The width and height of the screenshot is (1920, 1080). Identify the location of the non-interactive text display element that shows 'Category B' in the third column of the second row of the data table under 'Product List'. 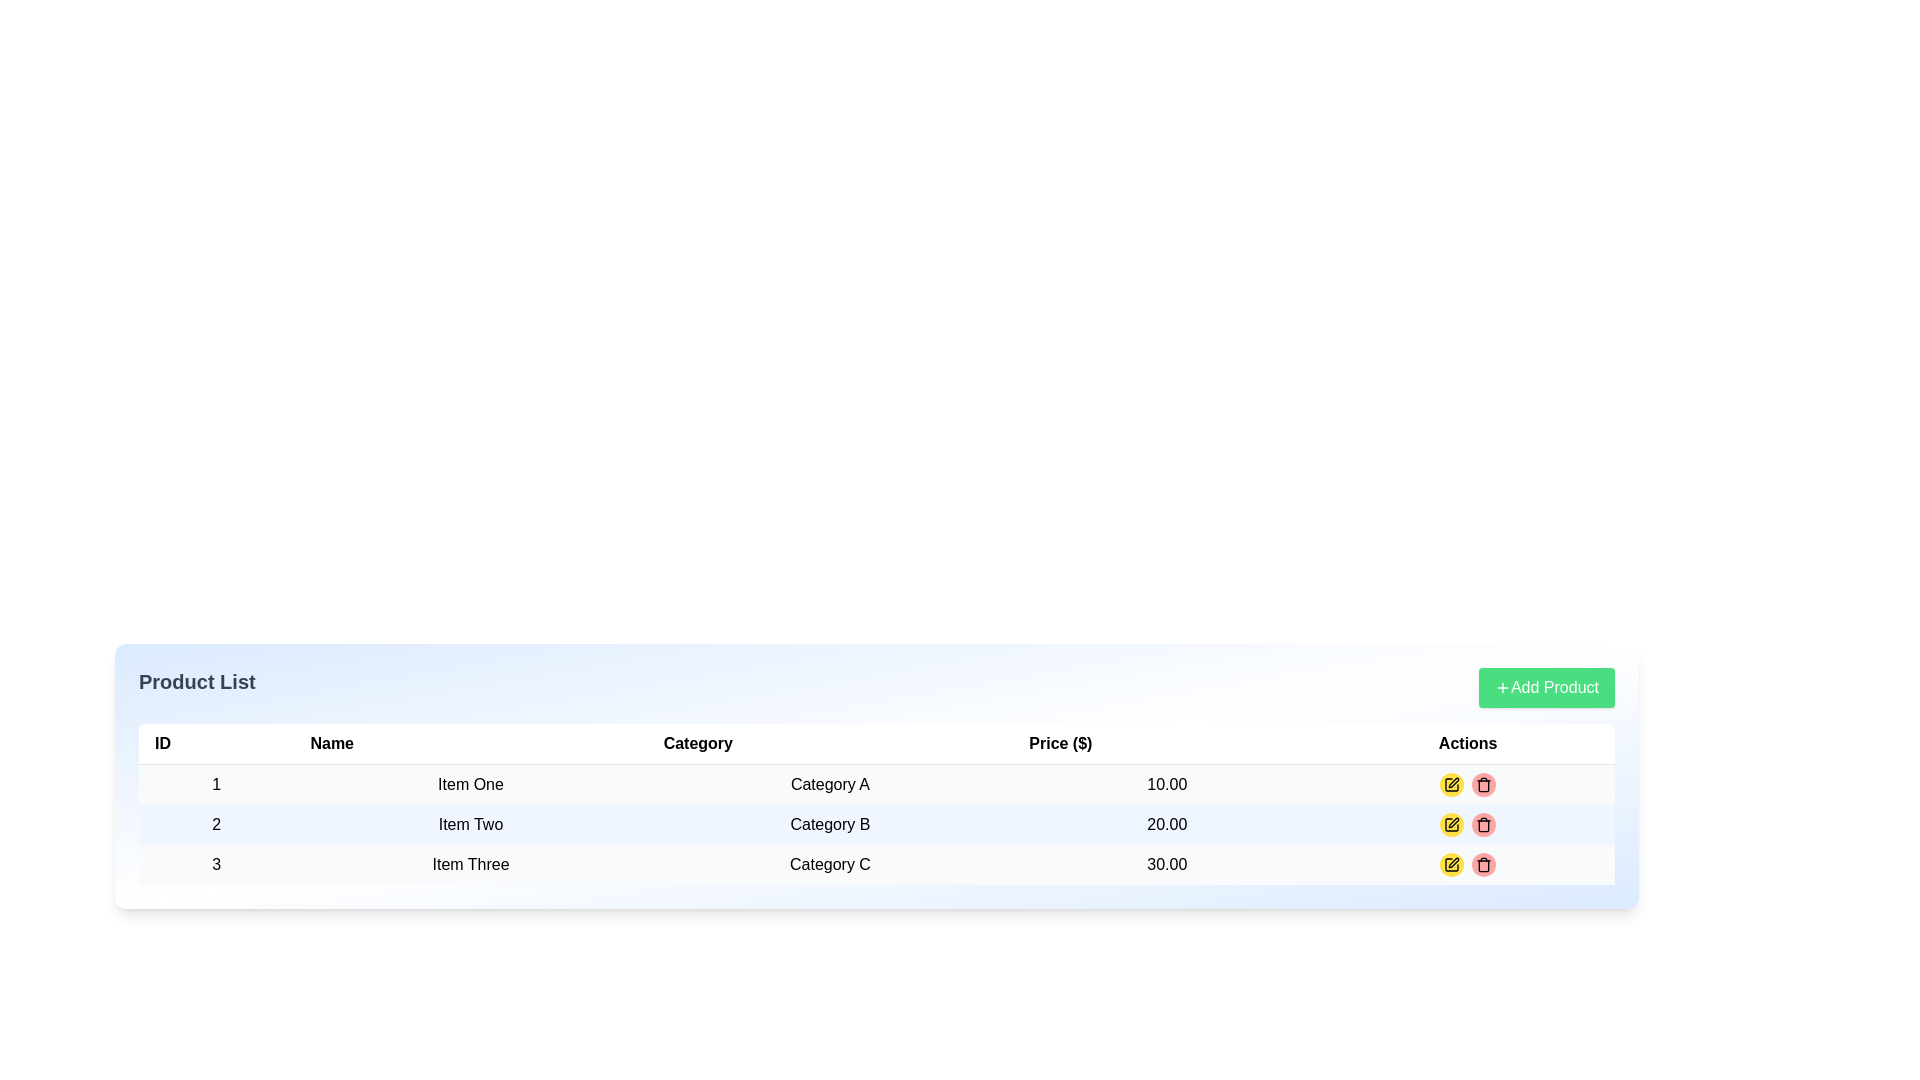
(830, 825).